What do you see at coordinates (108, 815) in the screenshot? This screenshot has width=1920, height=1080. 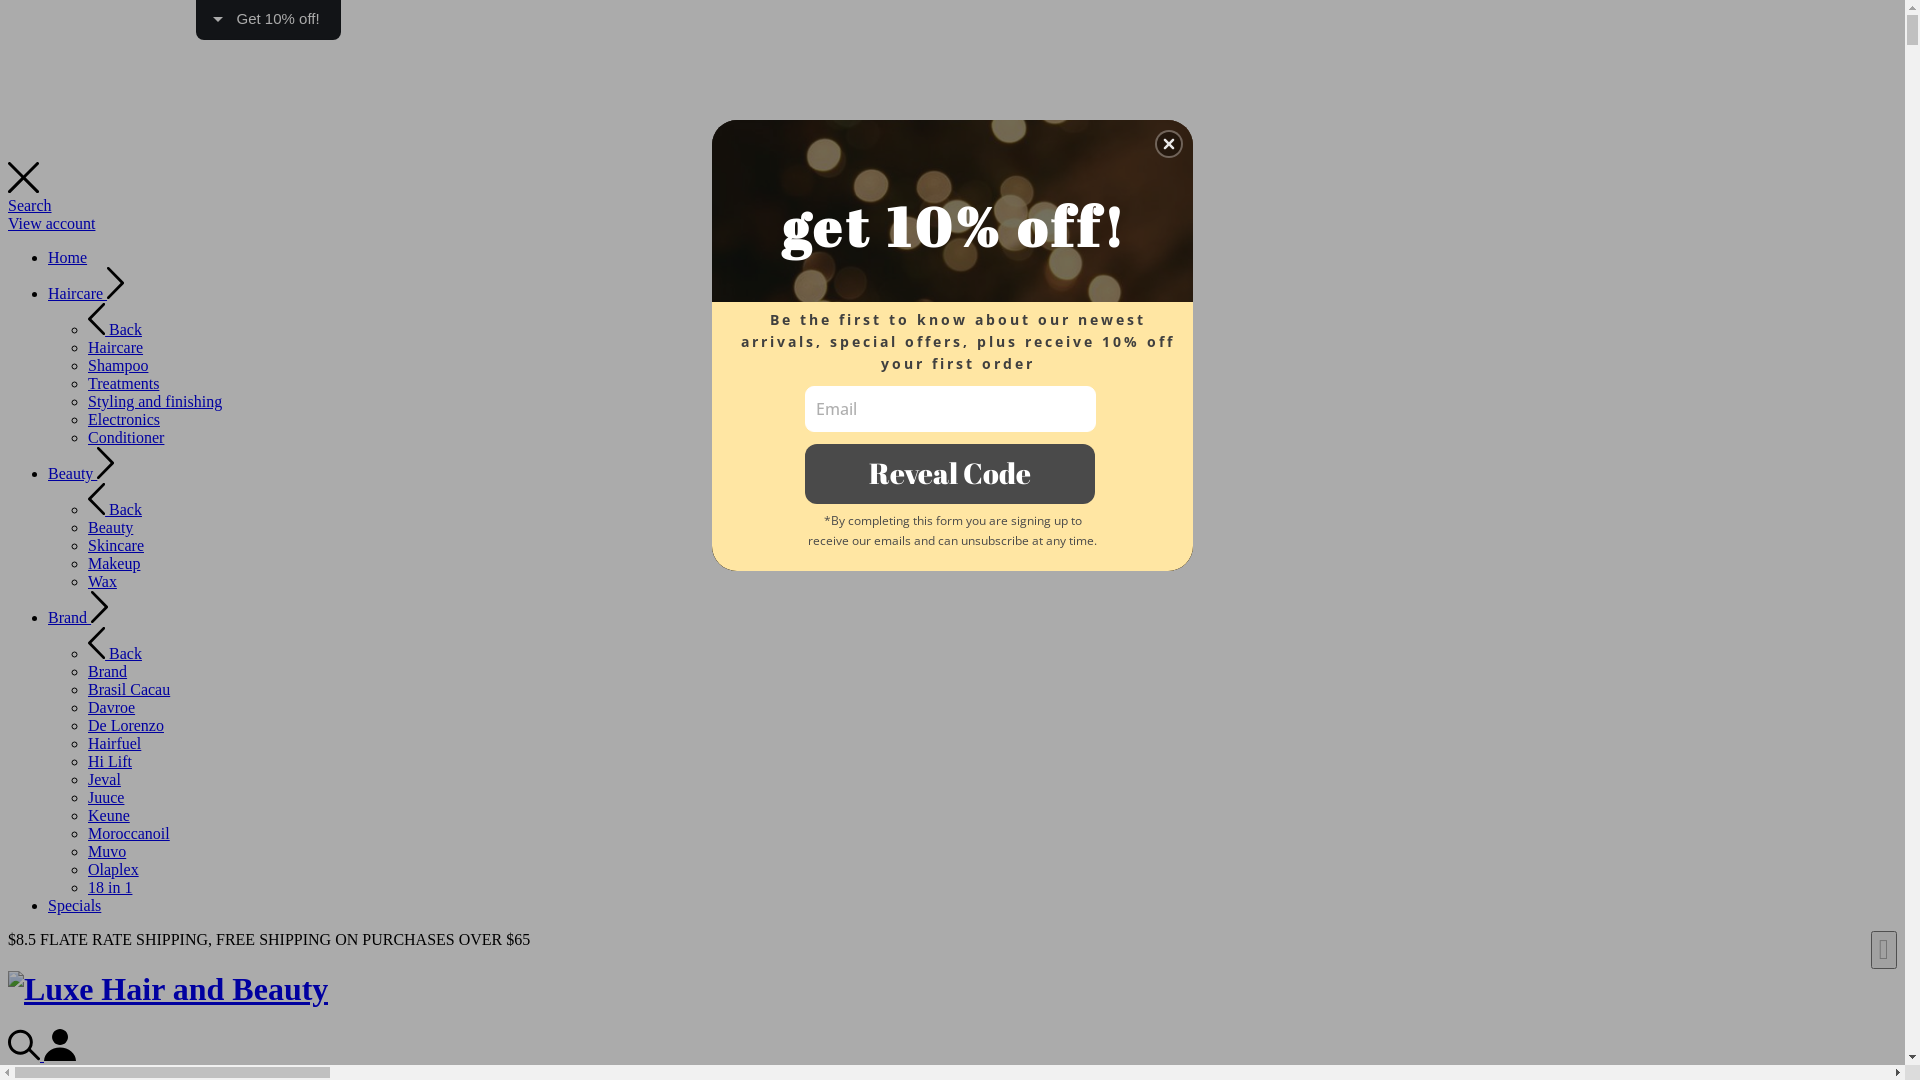 I see `'Keune'` at bounding box center [108, 815].